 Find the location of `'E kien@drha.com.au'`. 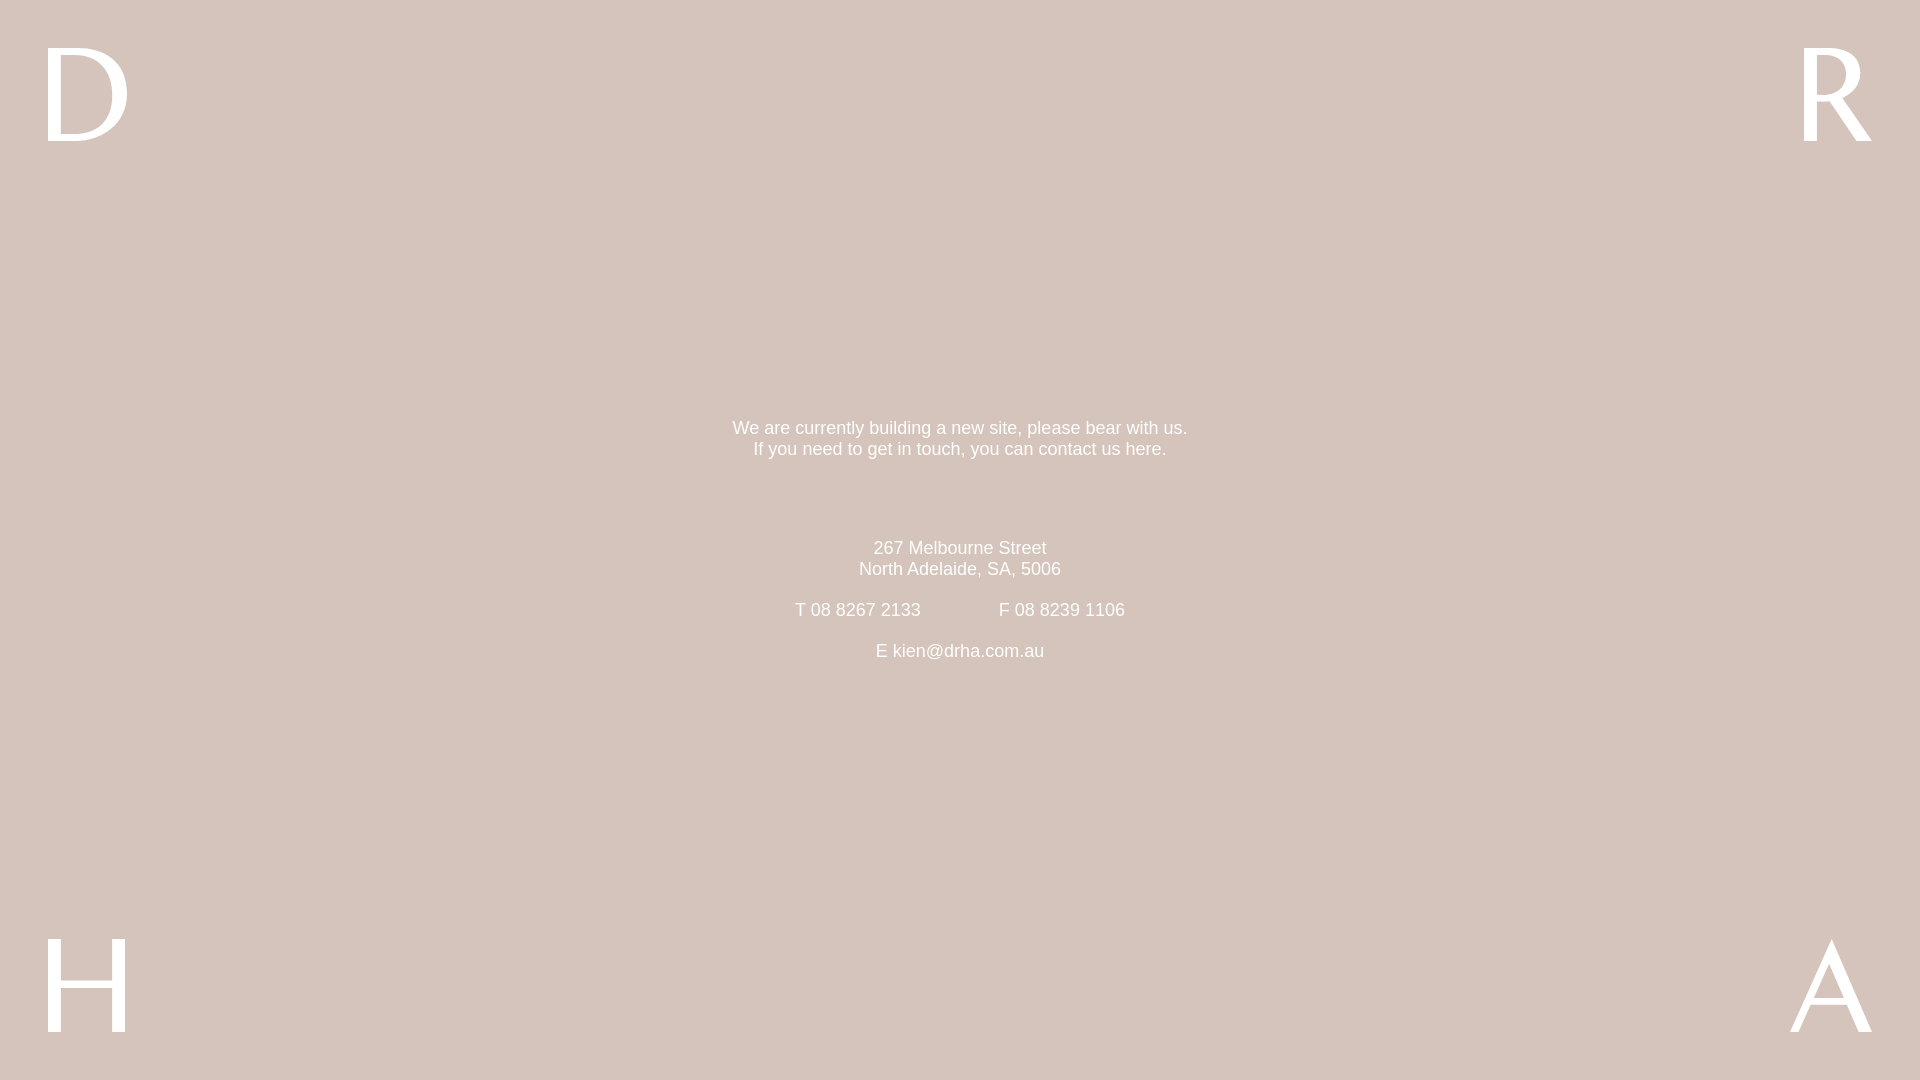

'E kien@drha.com.au' is located at coordinates (960, 651).